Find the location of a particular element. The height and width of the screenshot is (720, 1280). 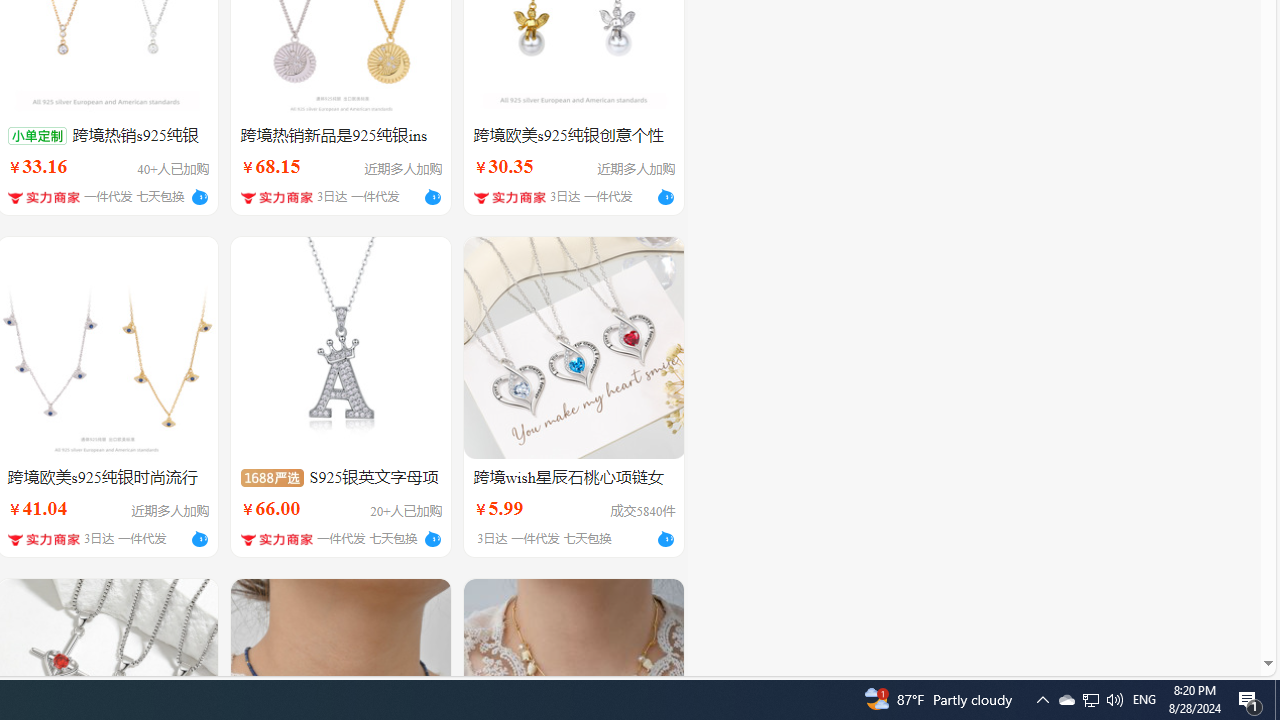

'Class: shop-icon h14' is located at coordinates (276, 538).